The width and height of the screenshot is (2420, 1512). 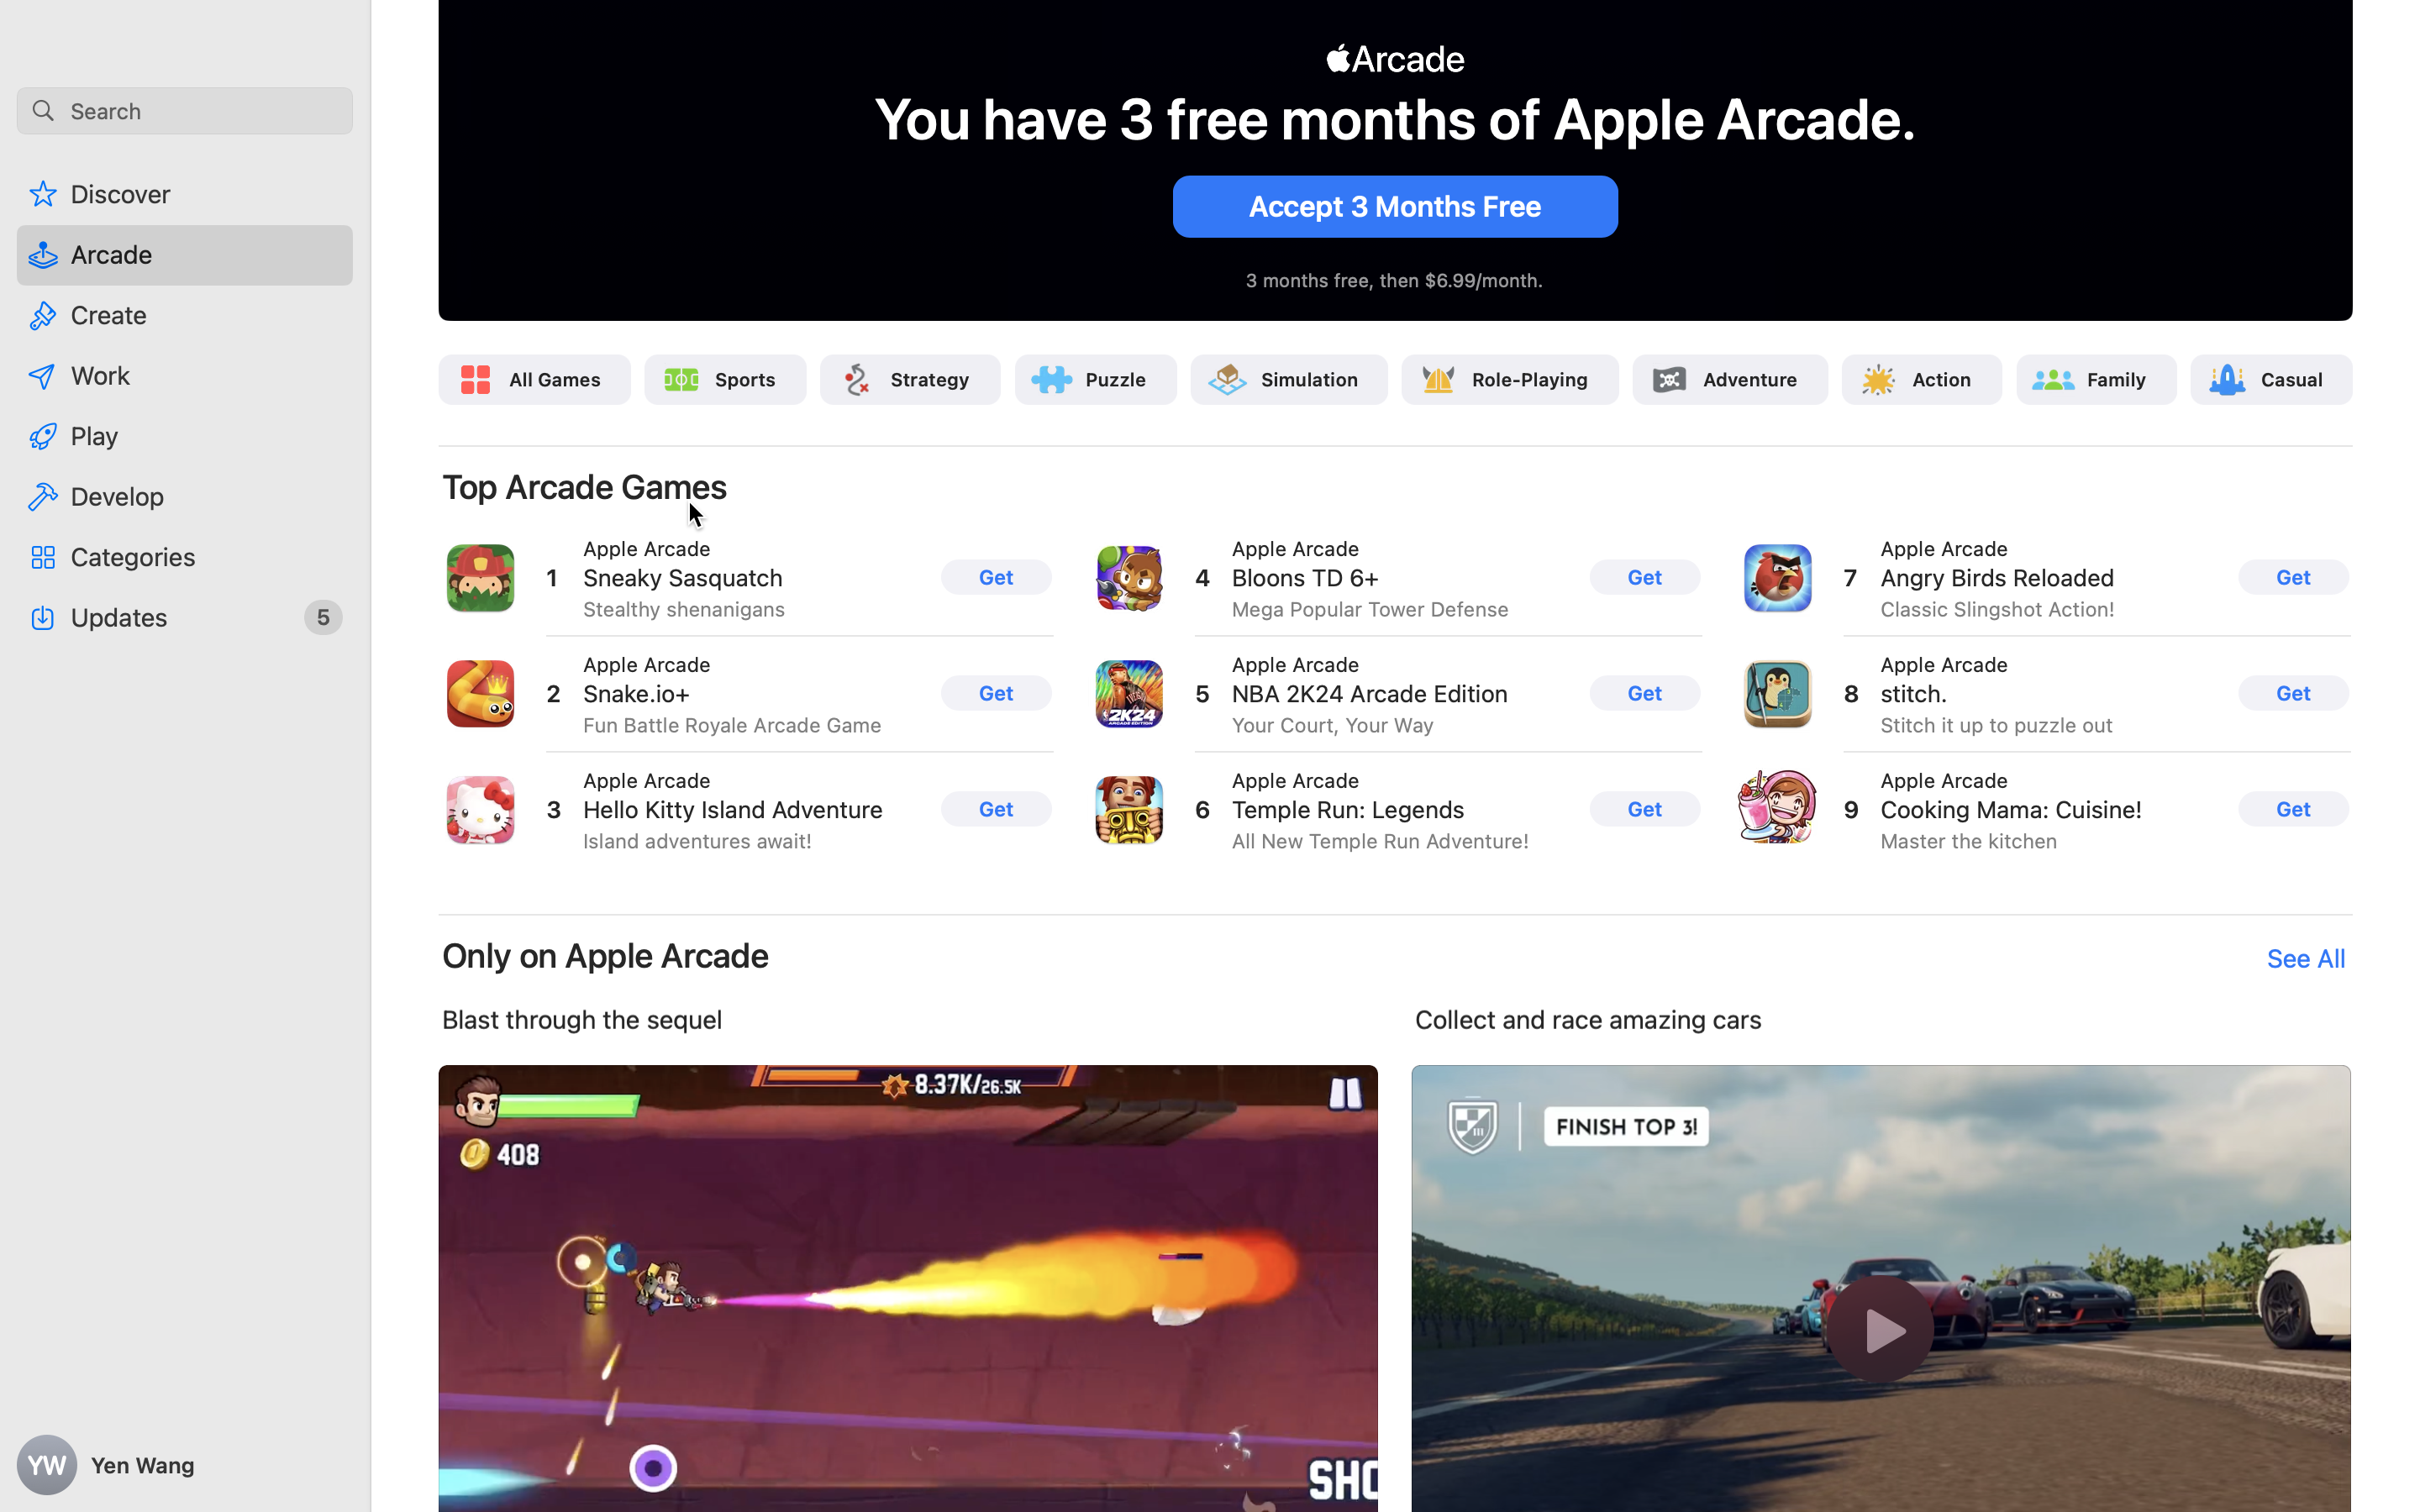 What do you see at coordinates (1308, 378) in the screenshot?
I see `'Simulation'` at bounding box center [1308, 378].